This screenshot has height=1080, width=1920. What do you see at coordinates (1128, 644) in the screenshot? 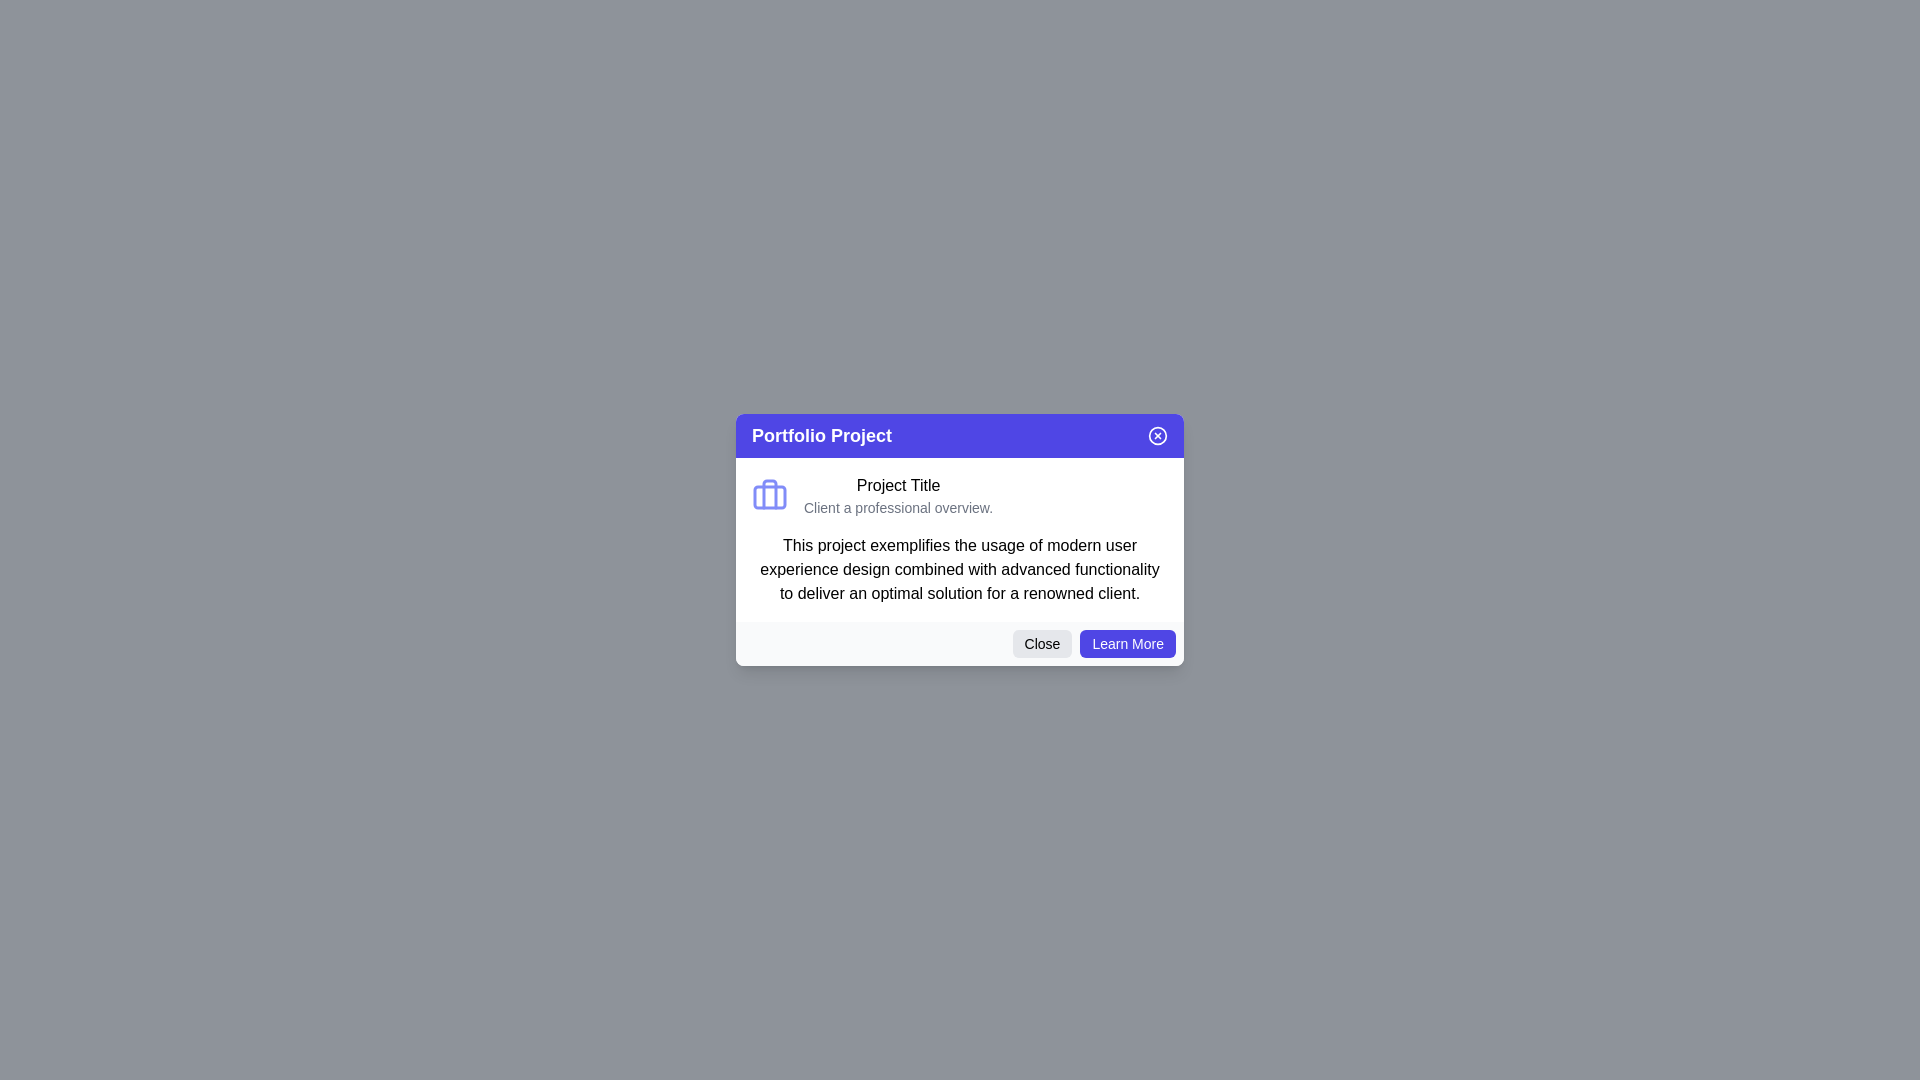
I see `the button located at the bottom-right corner of the popup dialog, which is positioned to the immediate right of the 'Close' button, to change its background color` at bounding box center [1128, 644].